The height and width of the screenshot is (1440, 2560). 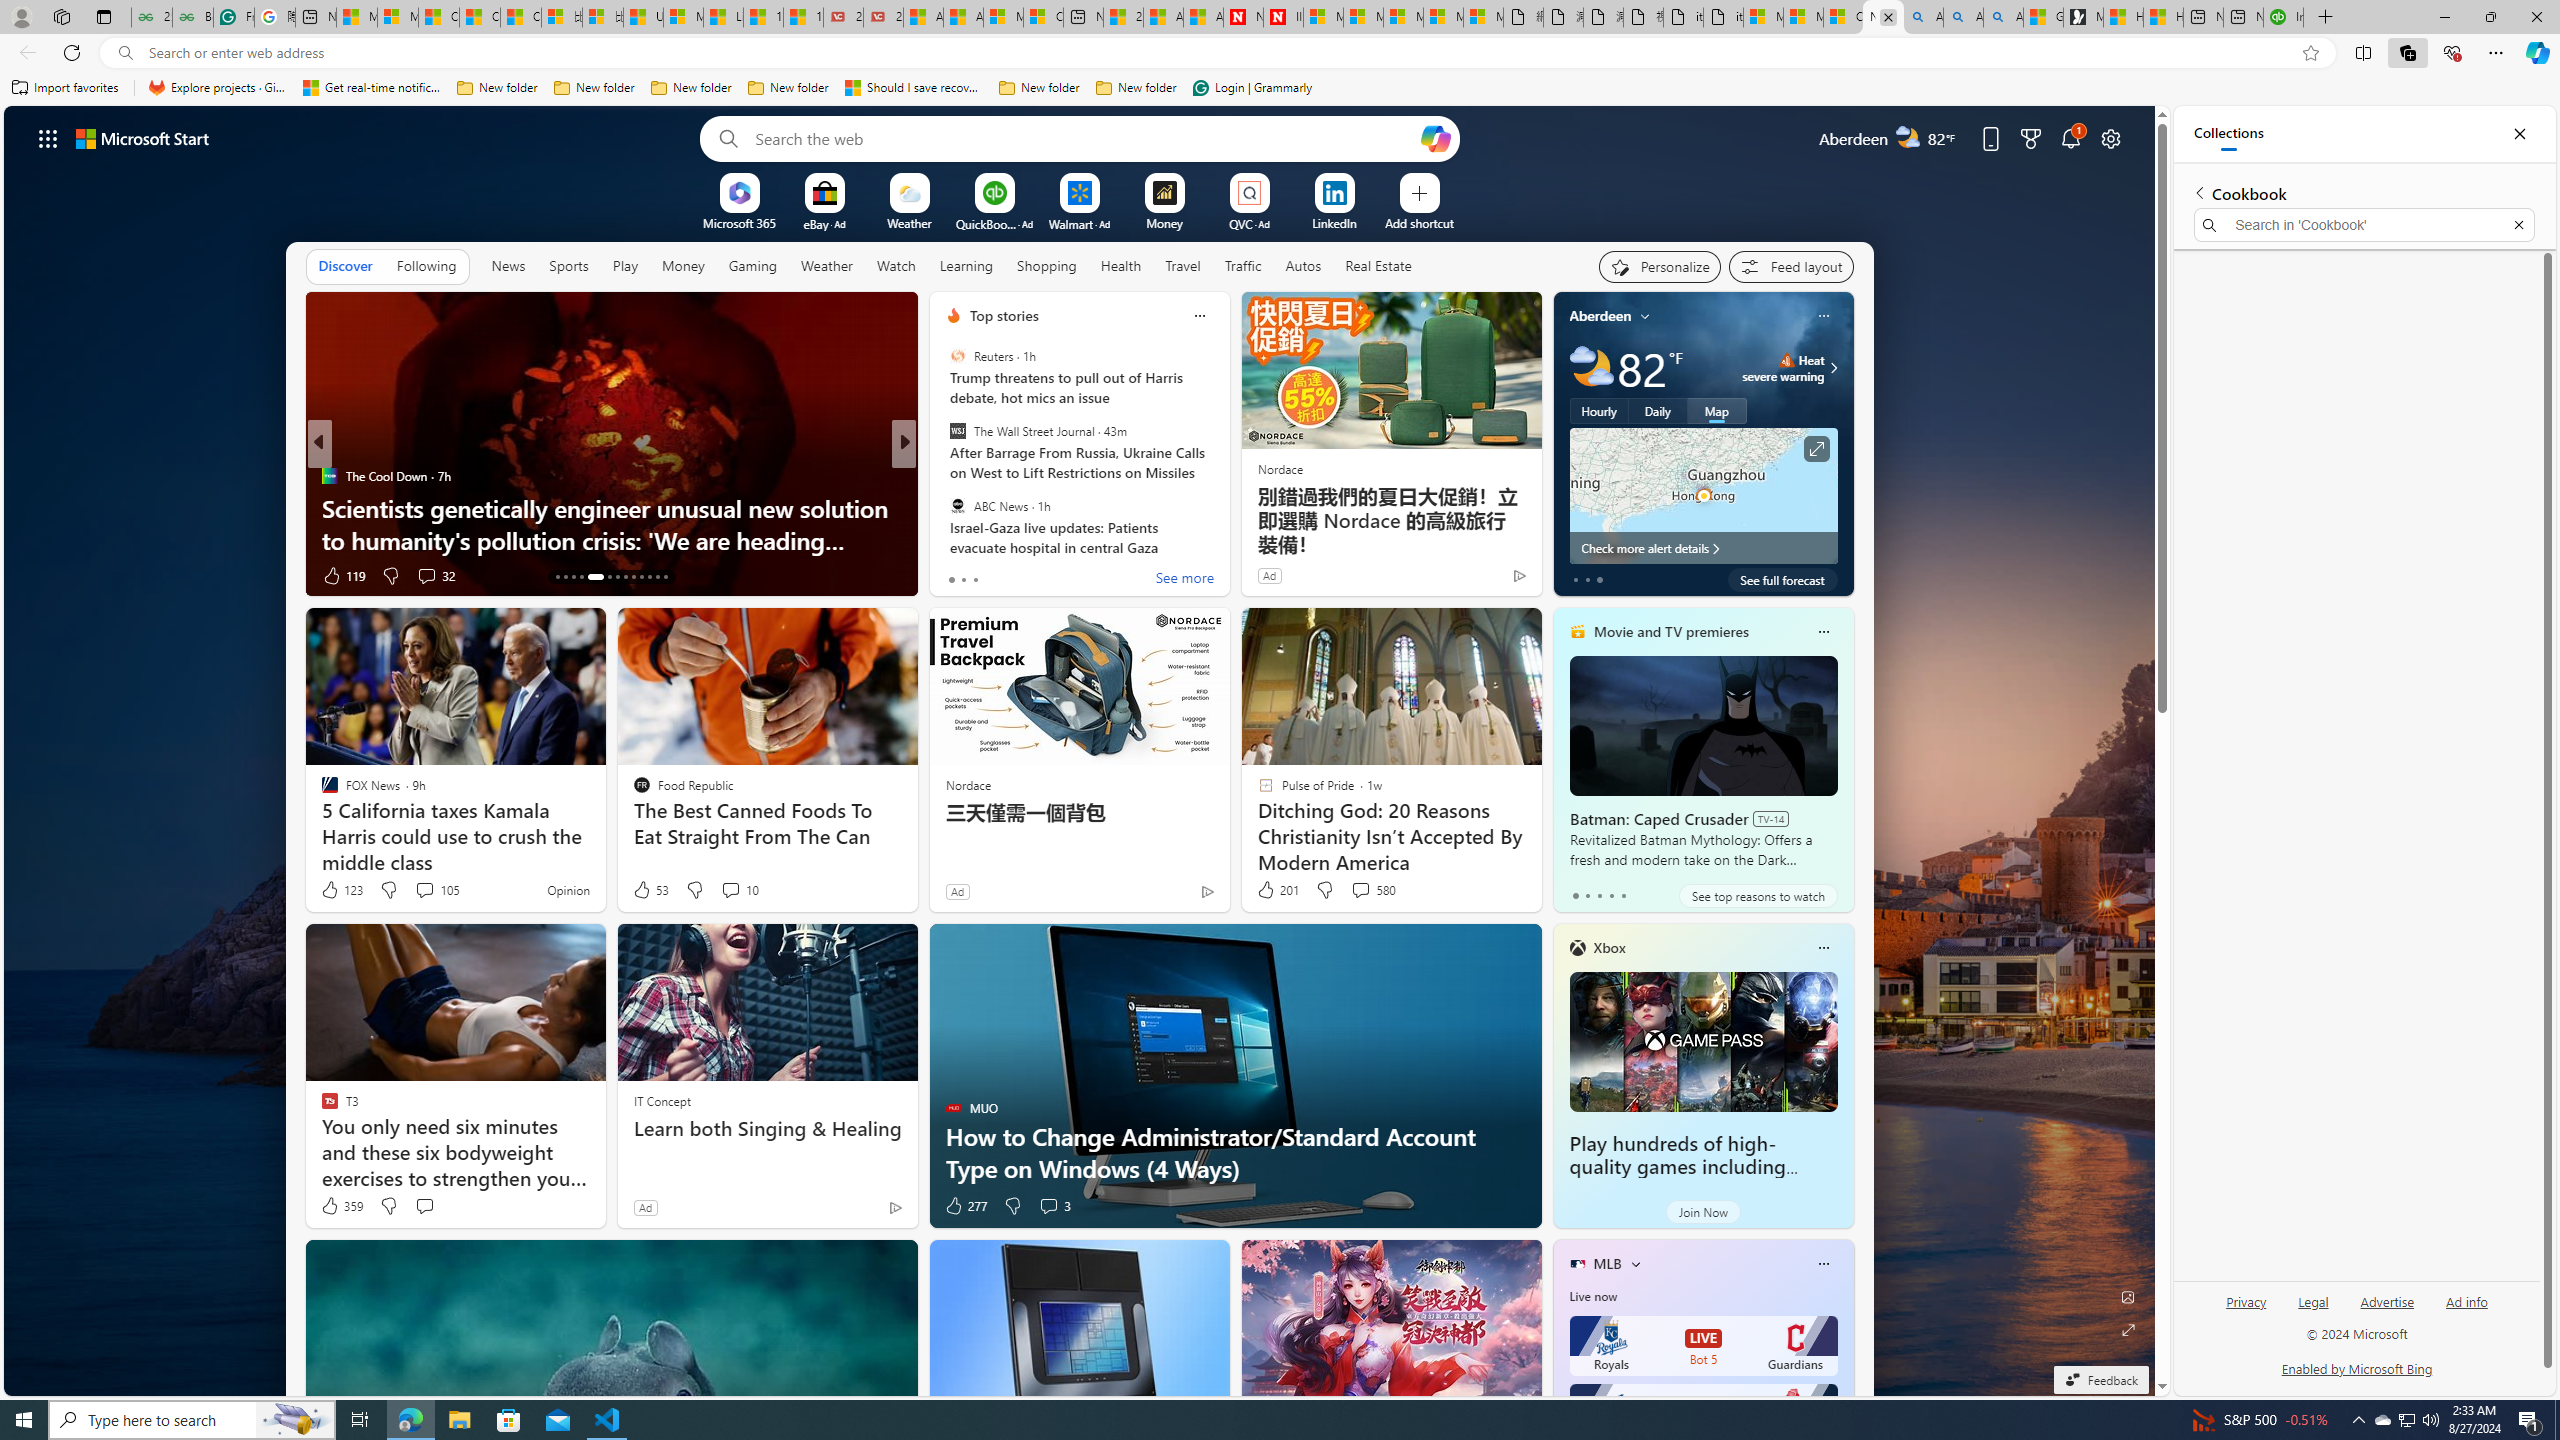 What do you see at coordinates (1921, 16) in the screenshot?
I see `'Alabama high school quarterback dies - Search'` at bounding box center [1921, 16].